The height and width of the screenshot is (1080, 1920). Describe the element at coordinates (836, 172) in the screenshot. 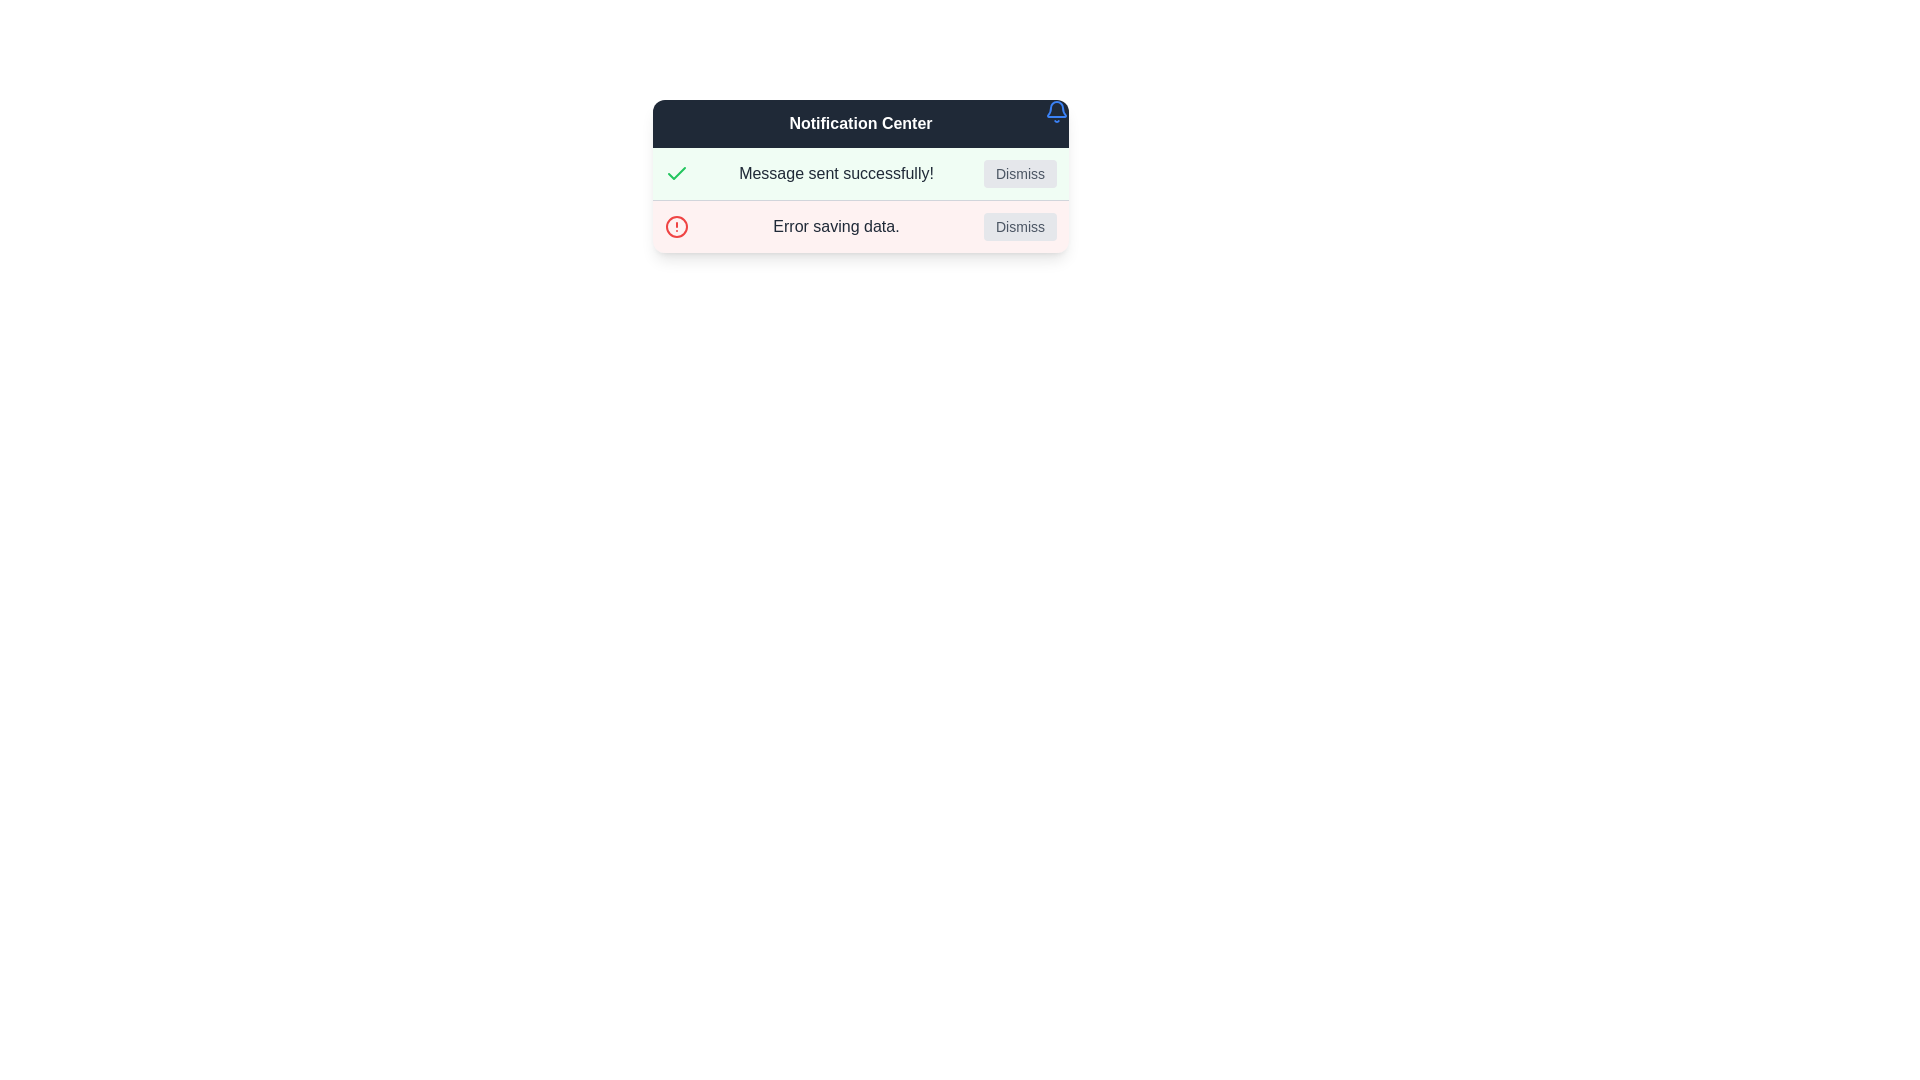

I see `the text snippet displaying 'Message sent successfully!' in a notification panel, located centrally between a green checkmark icon and a 'Dismiss' button` at that location.